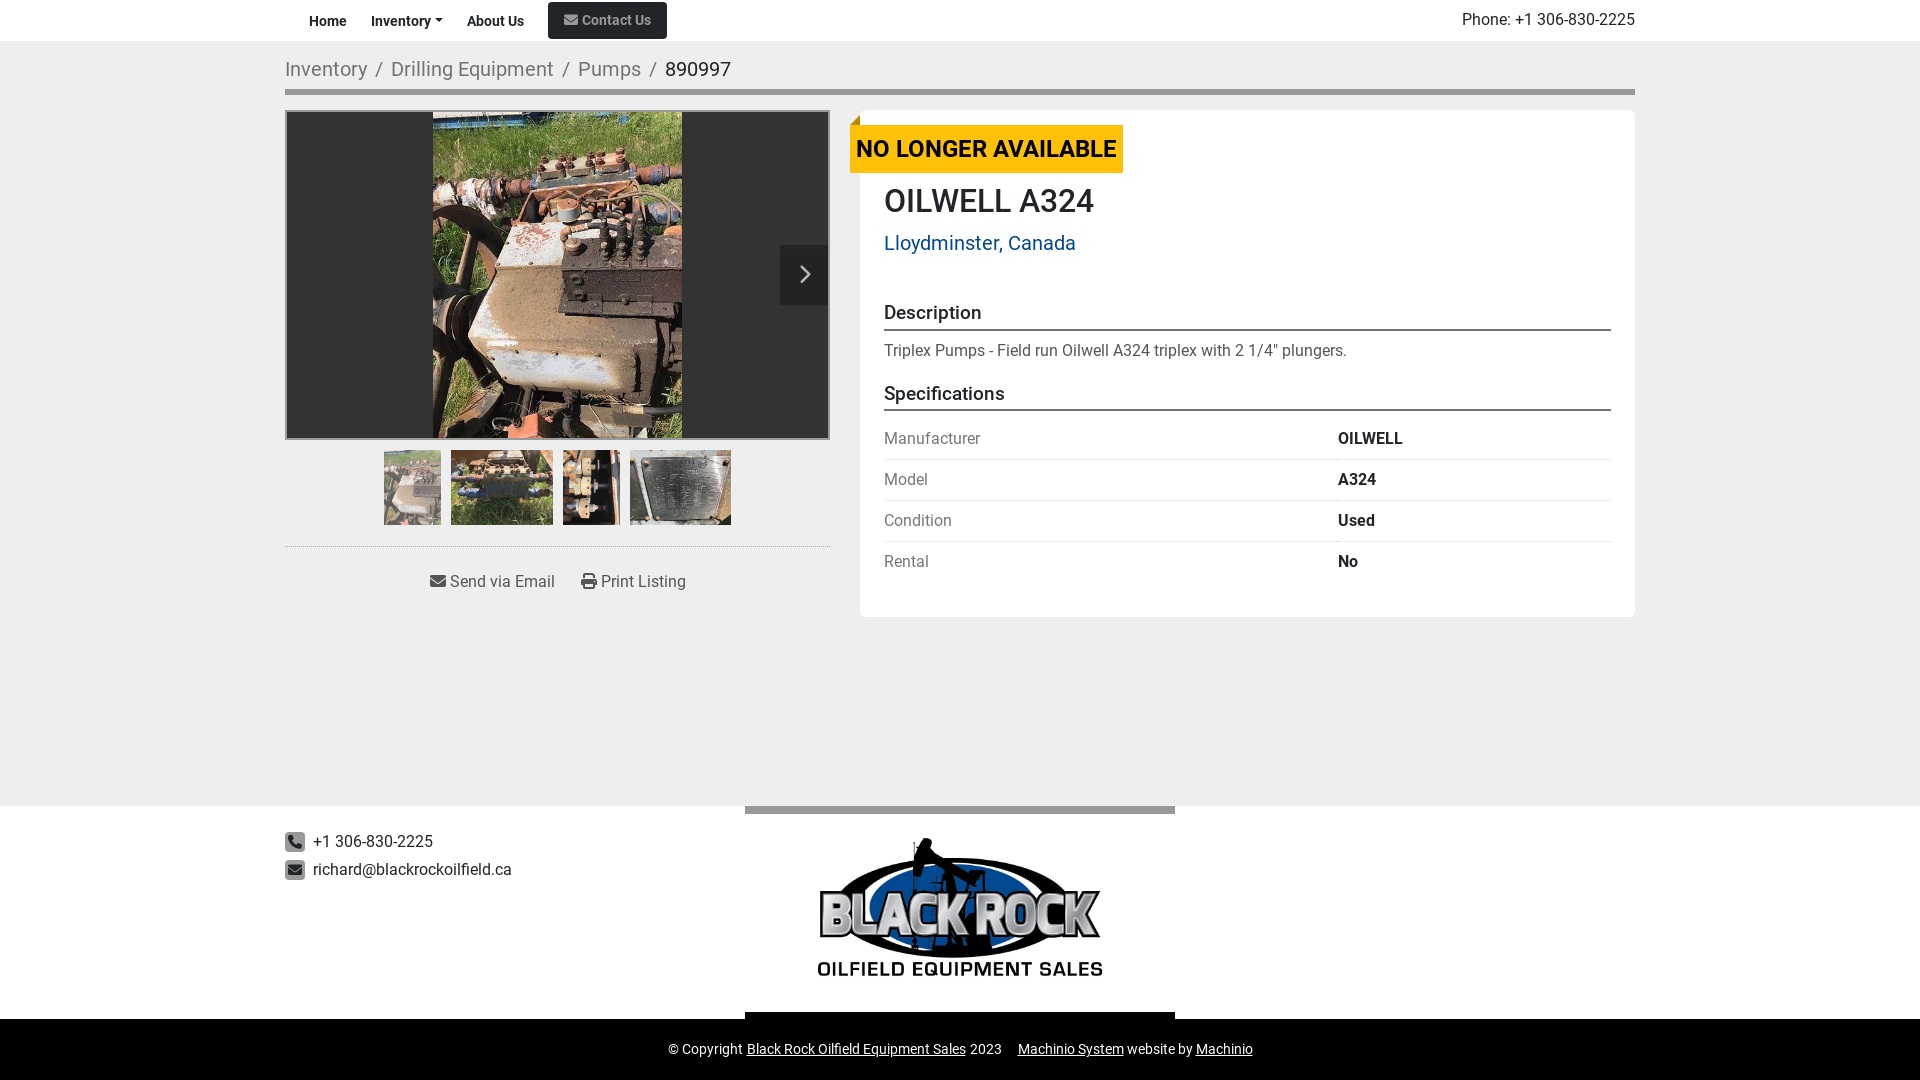  What do you see at coordinates (411, 869) in the screenshot?
I see `'richard@blackrockoilfield.ca'` at bounding box center [411, 869].